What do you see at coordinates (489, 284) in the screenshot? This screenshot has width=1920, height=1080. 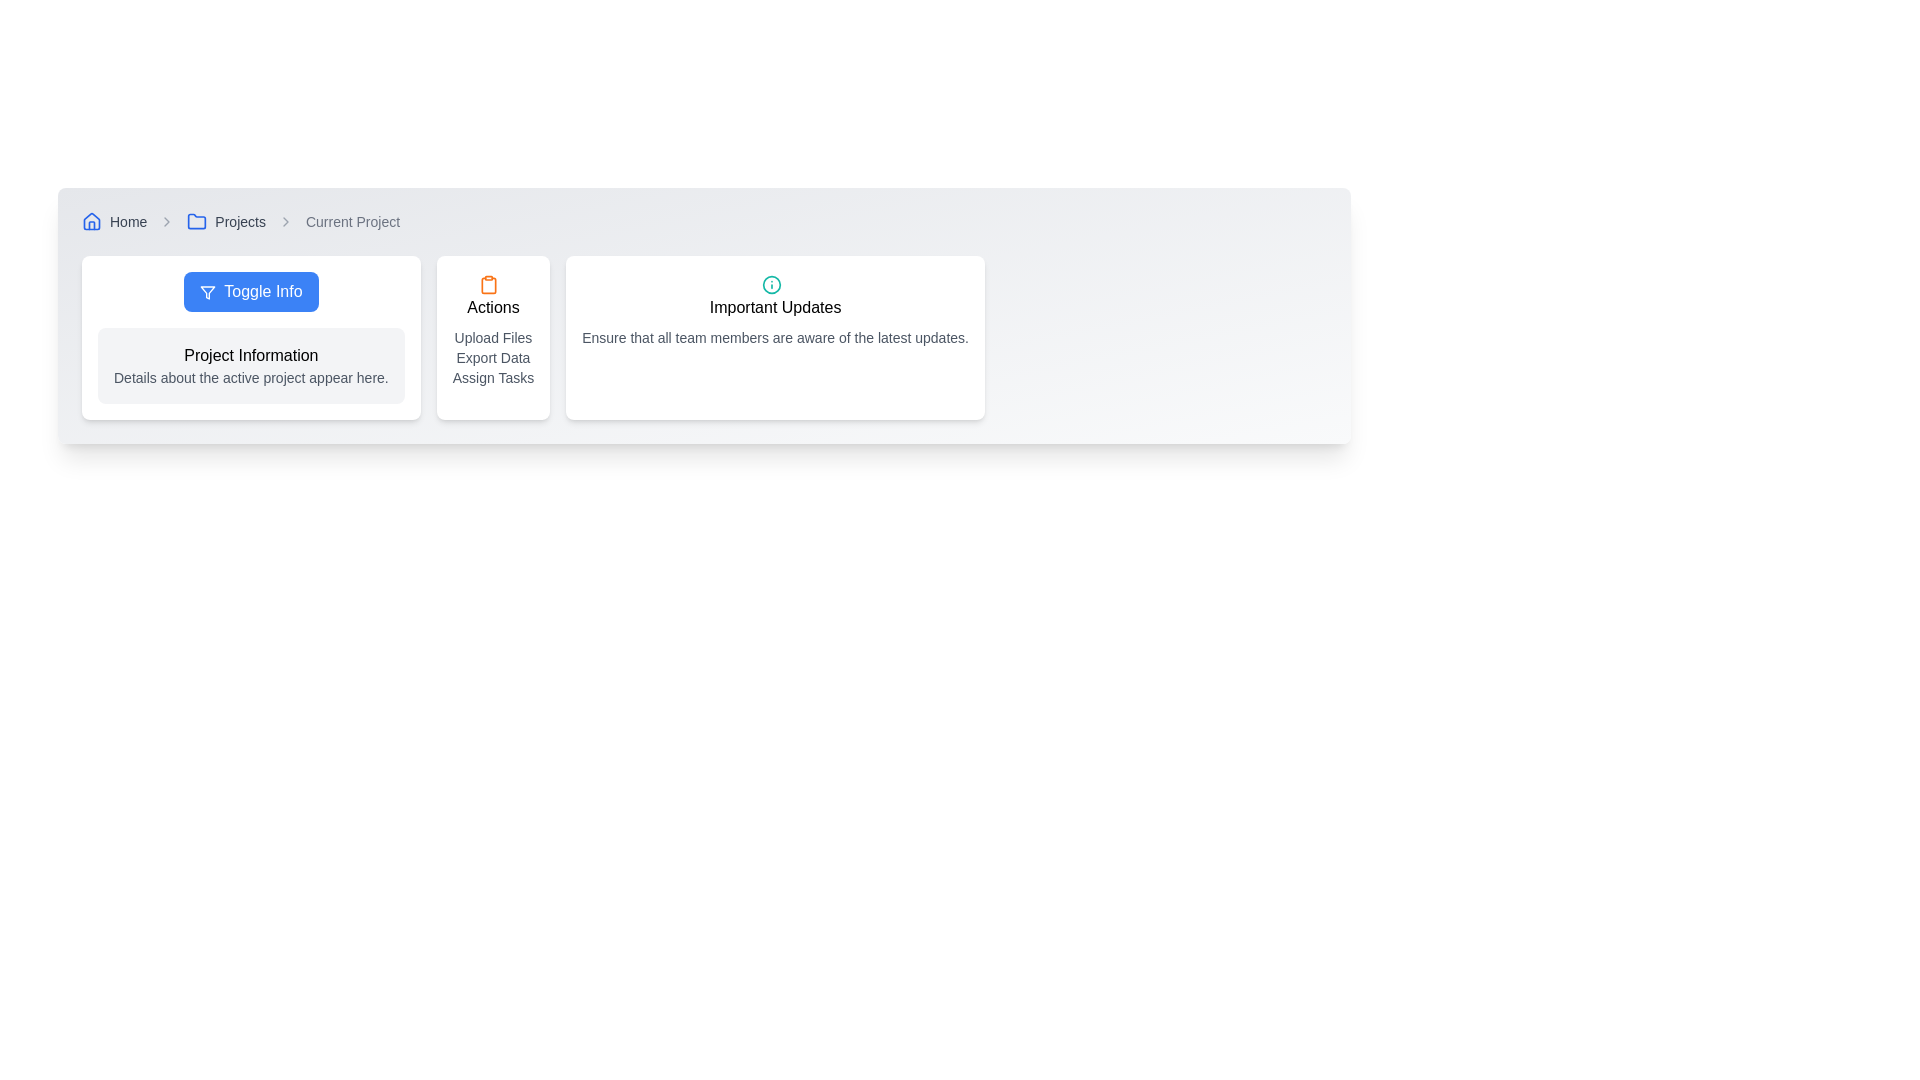 I see `the clipboard icon located within the 'Actions' section, positioned to the left of the text 'Actions.'` at bounding box center [489, 284].